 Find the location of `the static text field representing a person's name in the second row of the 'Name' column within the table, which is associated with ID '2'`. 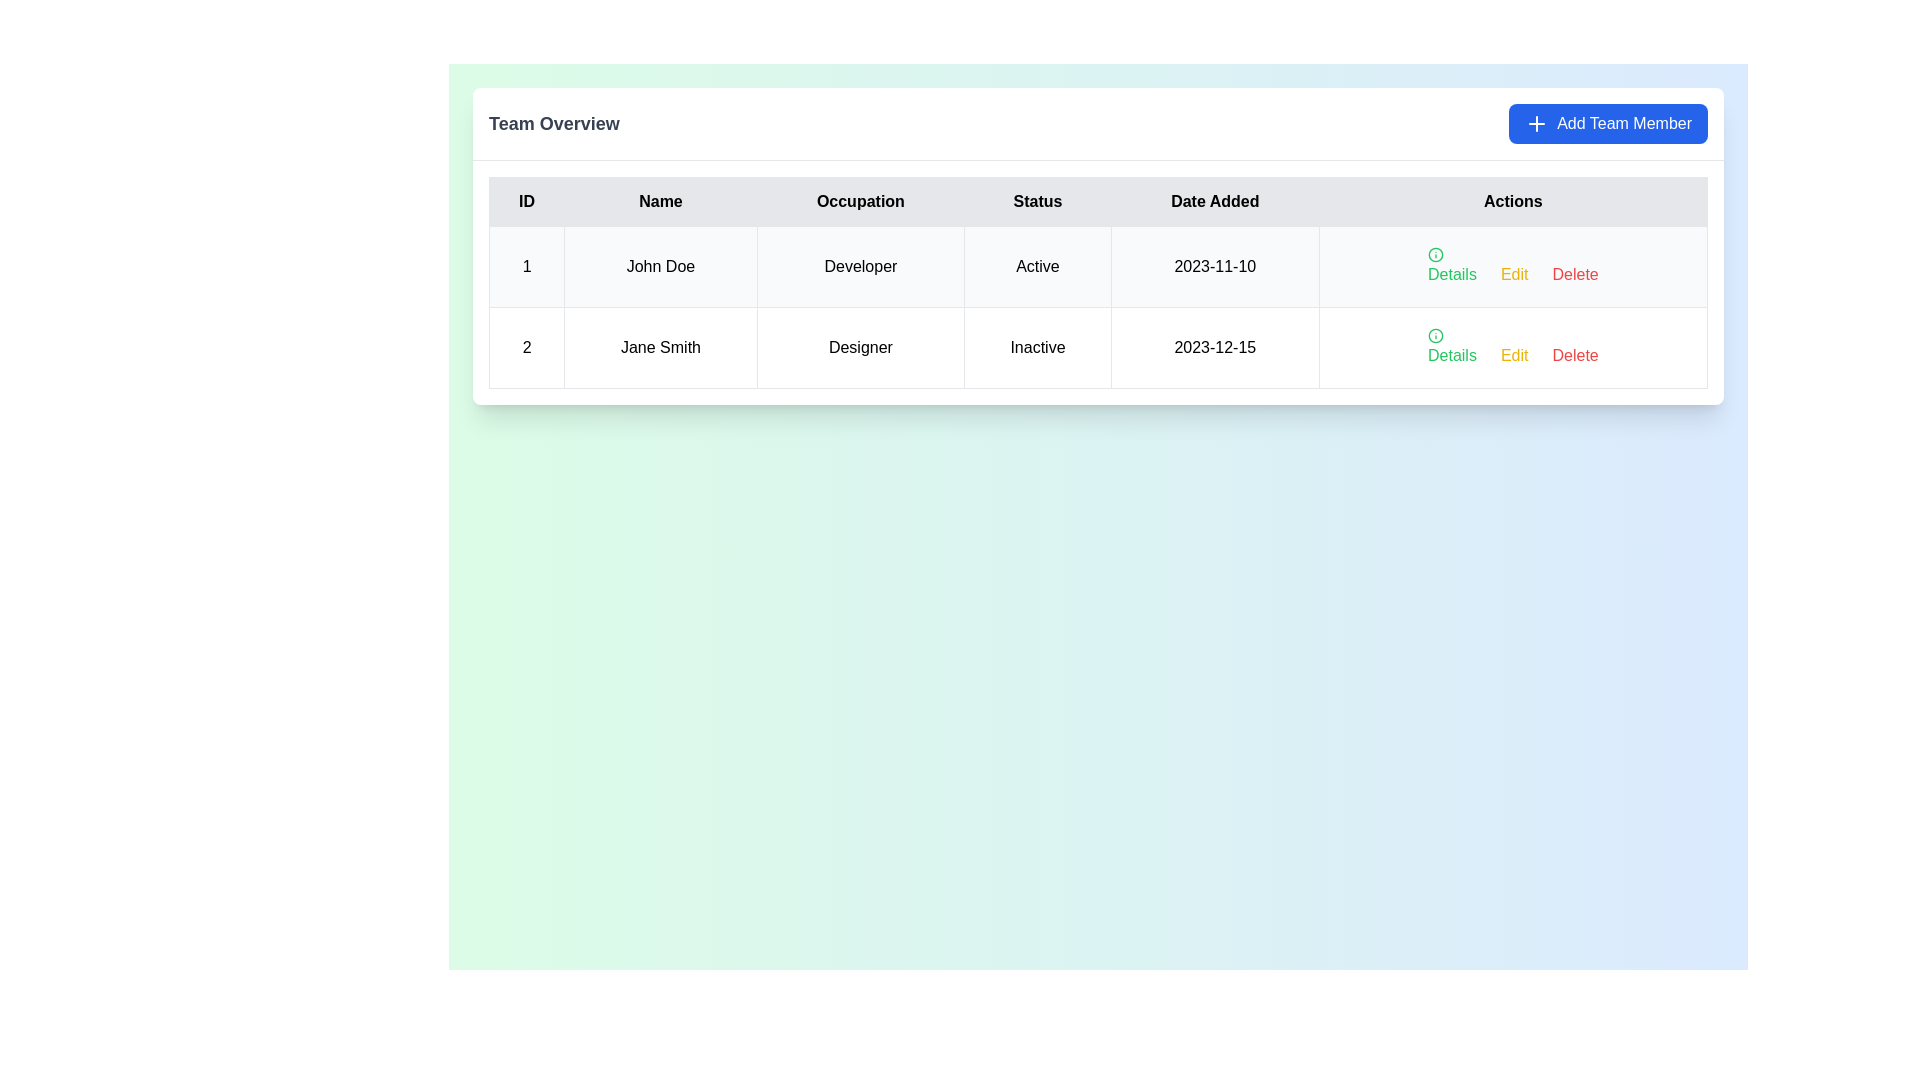

the static text field representing a person's name in the second row of the 'Name' column within the table, which is associated with ID '2' is located at coordinates (661, 346).